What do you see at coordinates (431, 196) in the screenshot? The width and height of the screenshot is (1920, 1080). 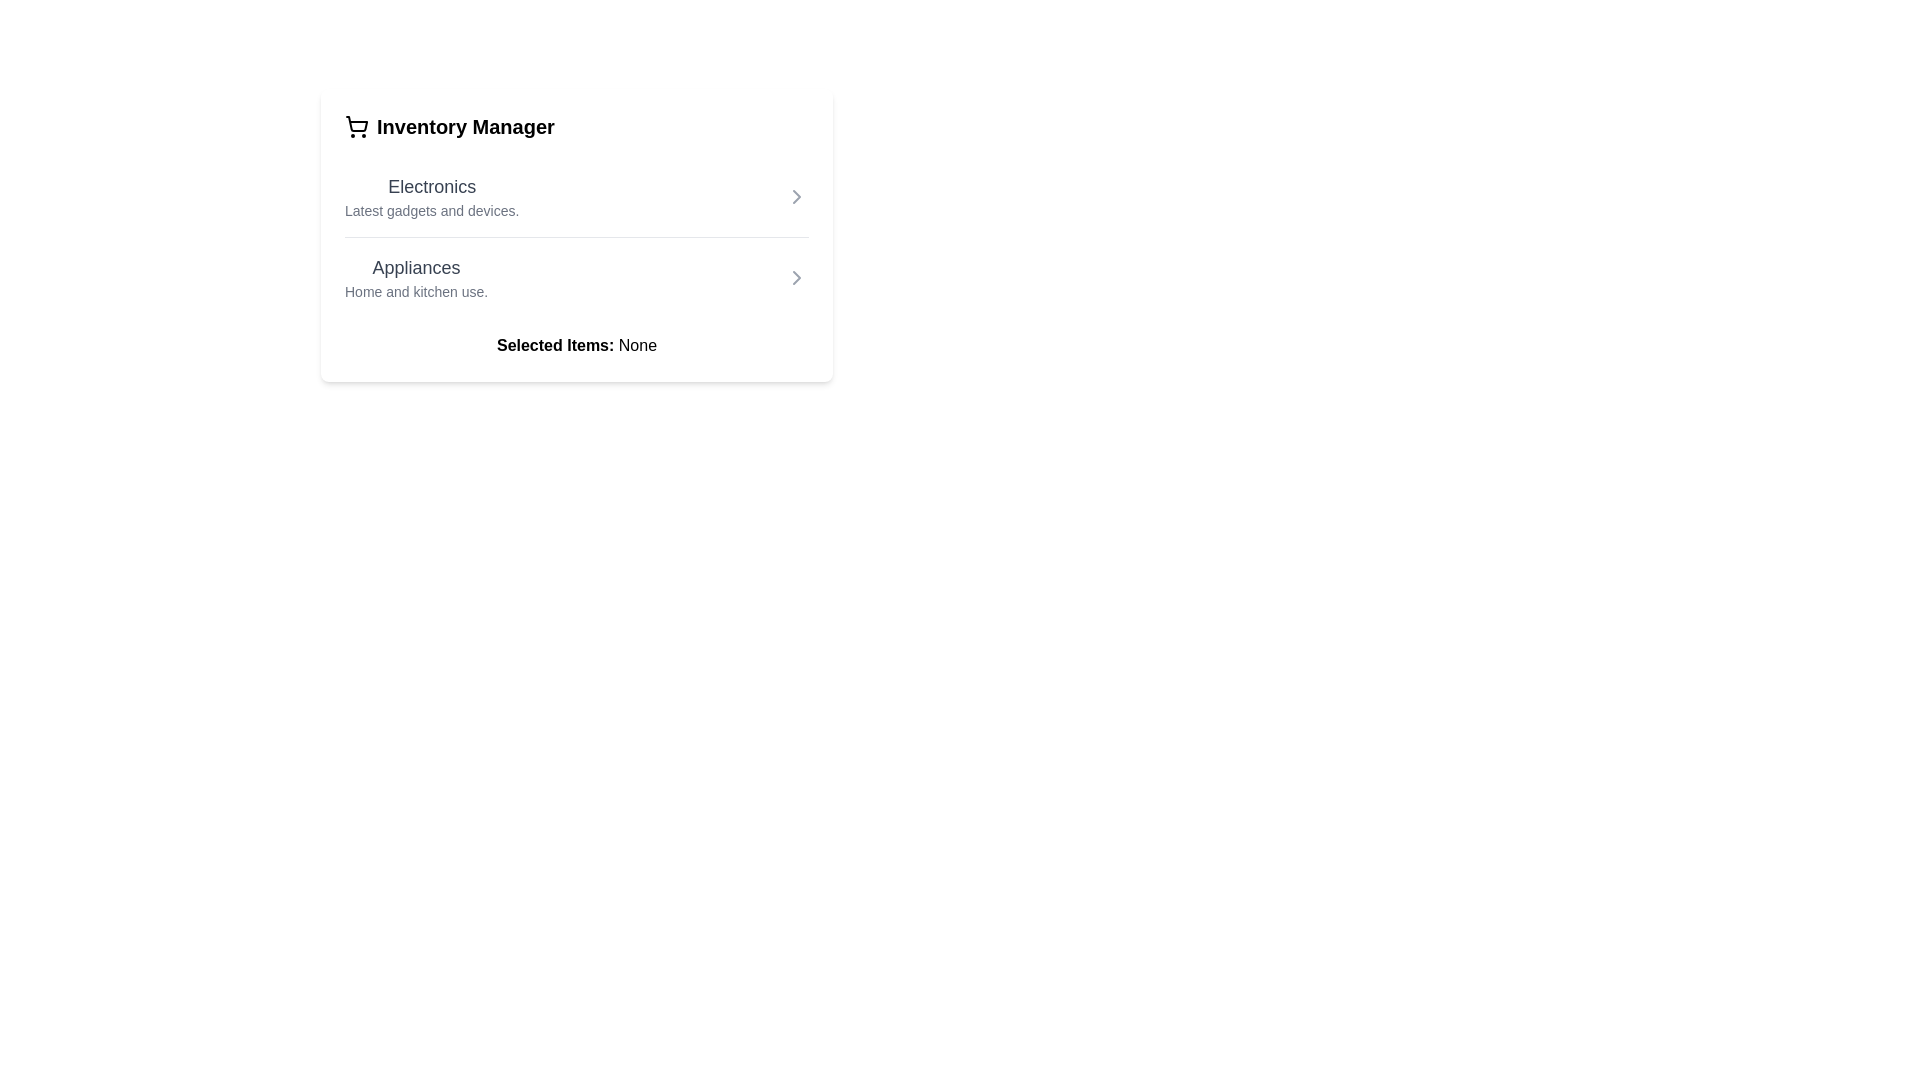 I see `the 'Electronics' heading and subtitle combination, which is the first item in the vertical list within the 'Inventory Manager' panel` at bounding box center [431, 196].